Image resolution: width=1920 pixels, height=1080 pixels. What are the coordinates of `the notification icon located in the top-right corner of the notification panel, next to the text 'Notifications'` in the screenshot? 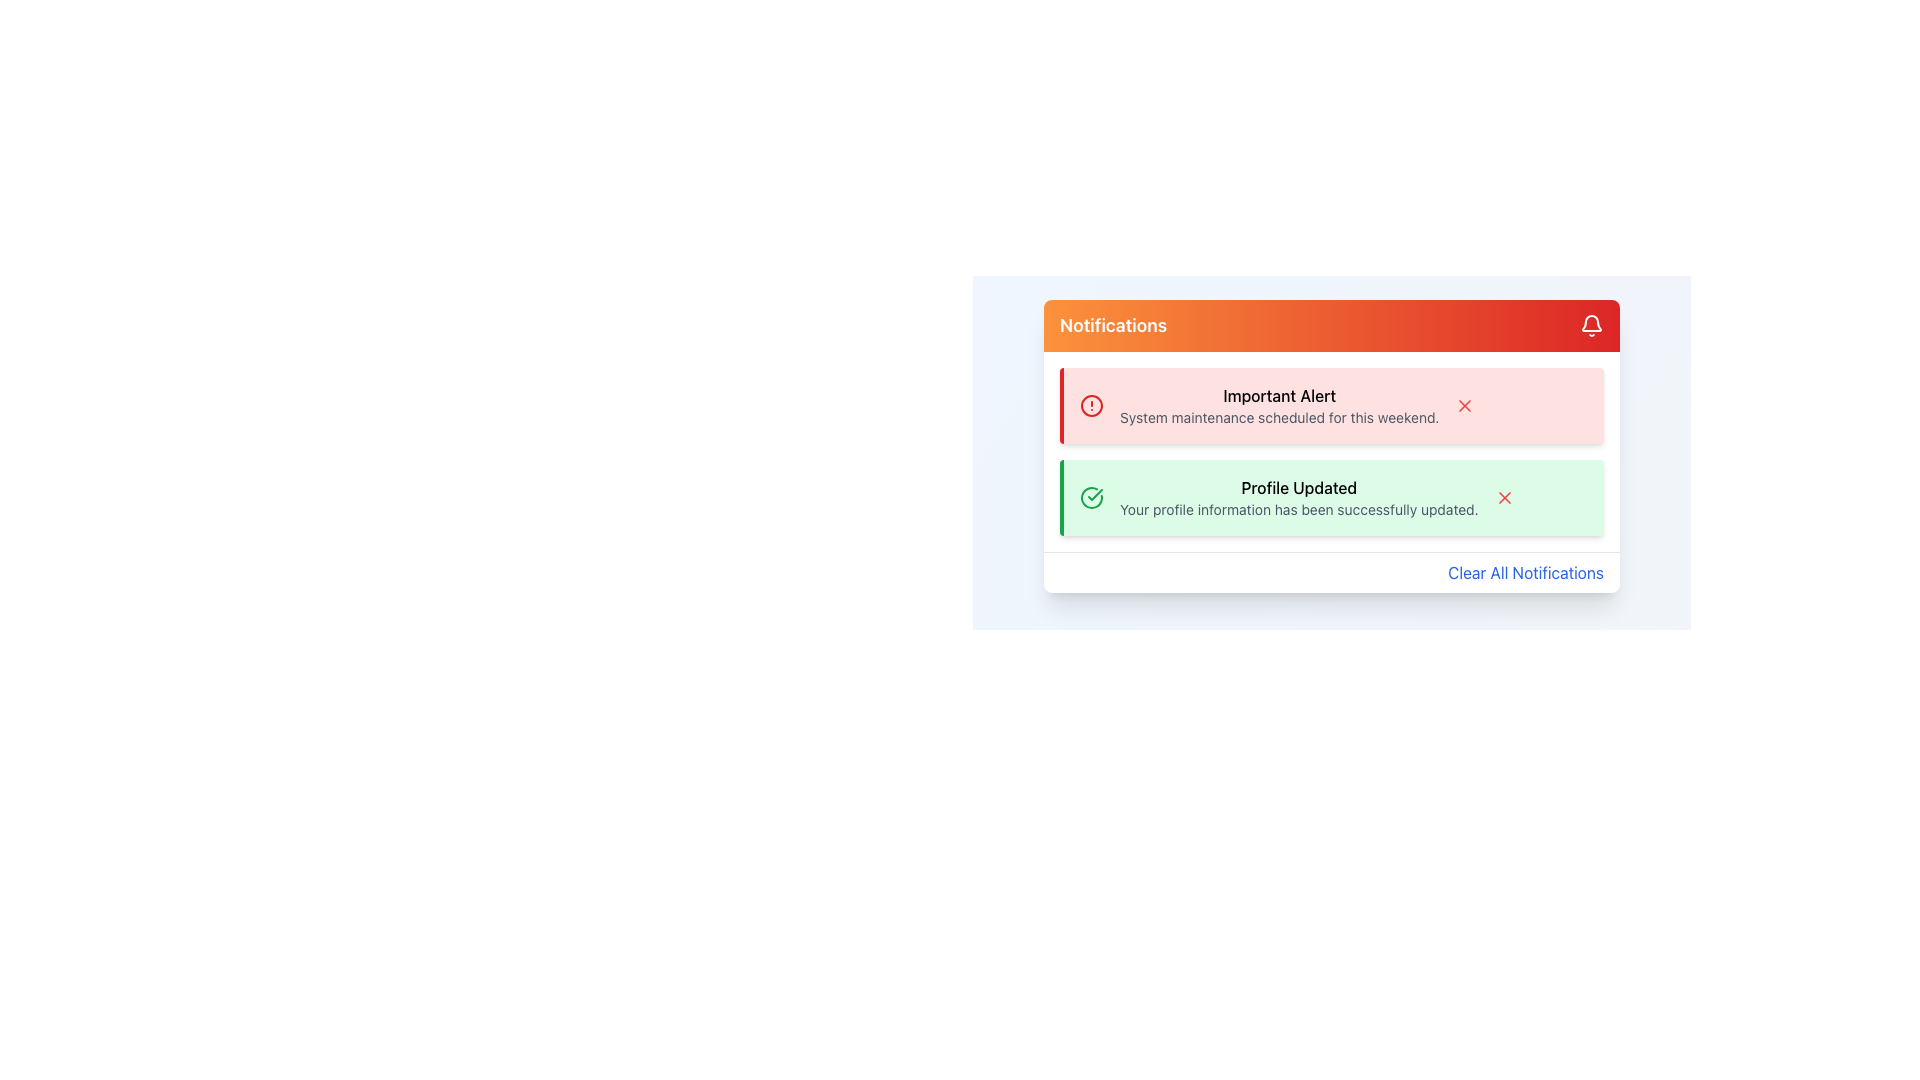 It's located at (1591, 325).